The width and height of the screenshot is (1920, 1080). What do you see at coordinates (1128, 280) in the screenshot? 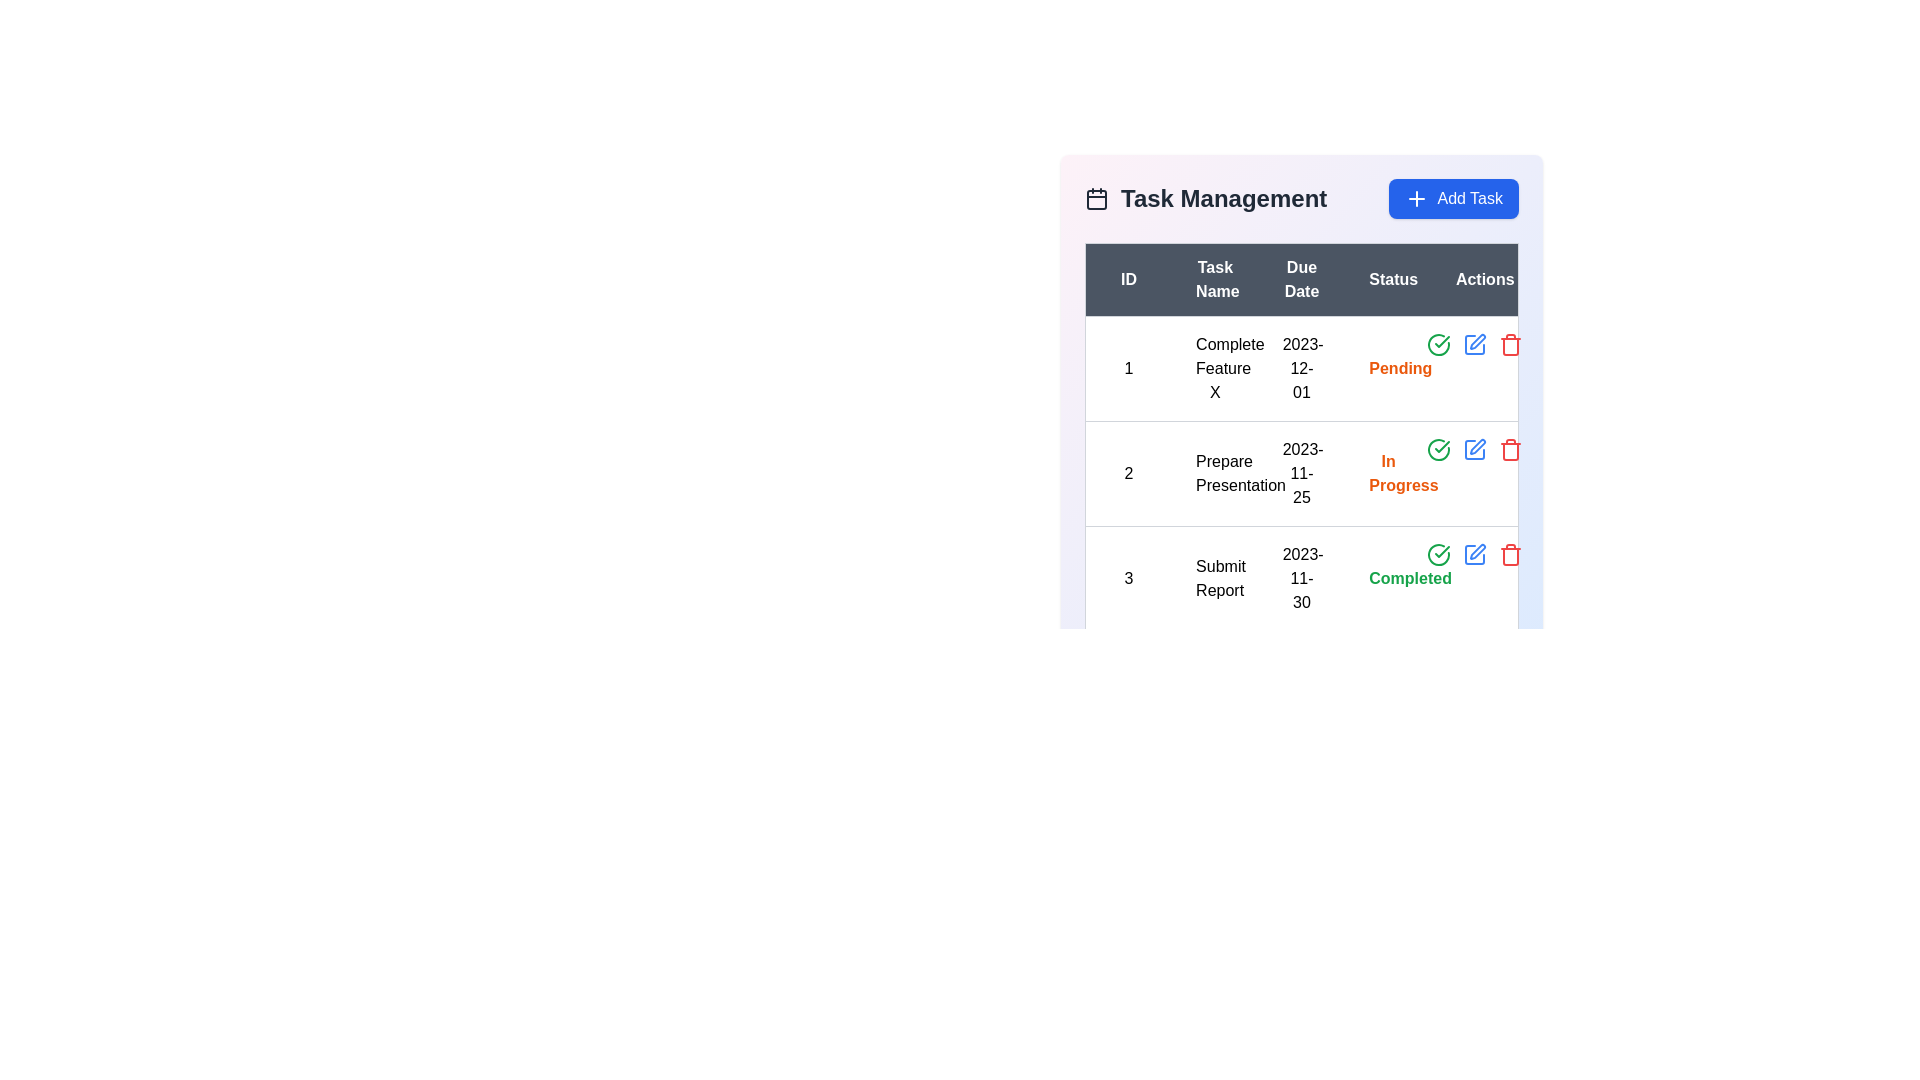
I see `the Table Header located in the first cell of the header row, which indicates the column contains unique identifiers for tasks` at bounding box center [1128, 280].